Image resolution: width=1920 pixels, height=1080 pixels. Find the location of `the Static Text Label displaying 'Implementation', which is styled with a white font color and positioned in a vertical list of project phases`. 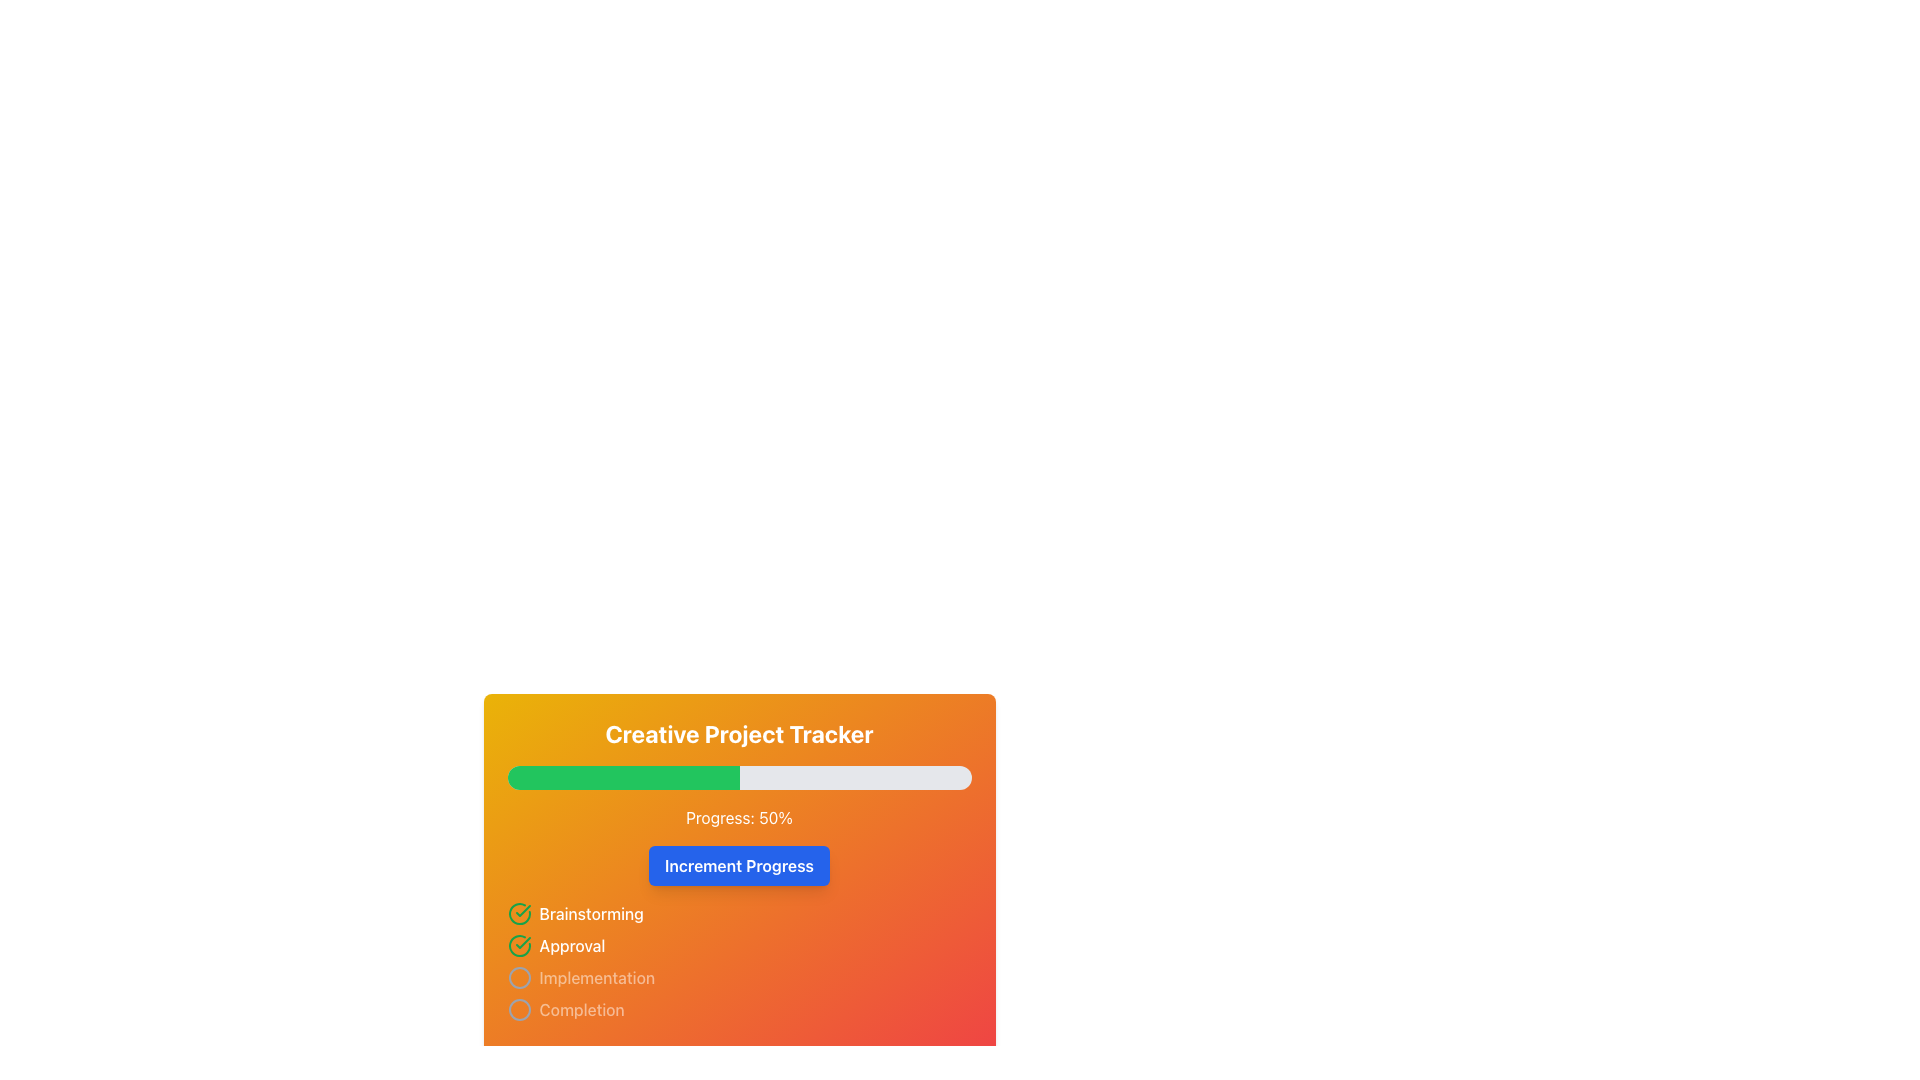

the Static Text Label displaying 'Implementation', which is styled with a white font color and positioned in a vertical list of project phases is located at coordinates (596, 977).